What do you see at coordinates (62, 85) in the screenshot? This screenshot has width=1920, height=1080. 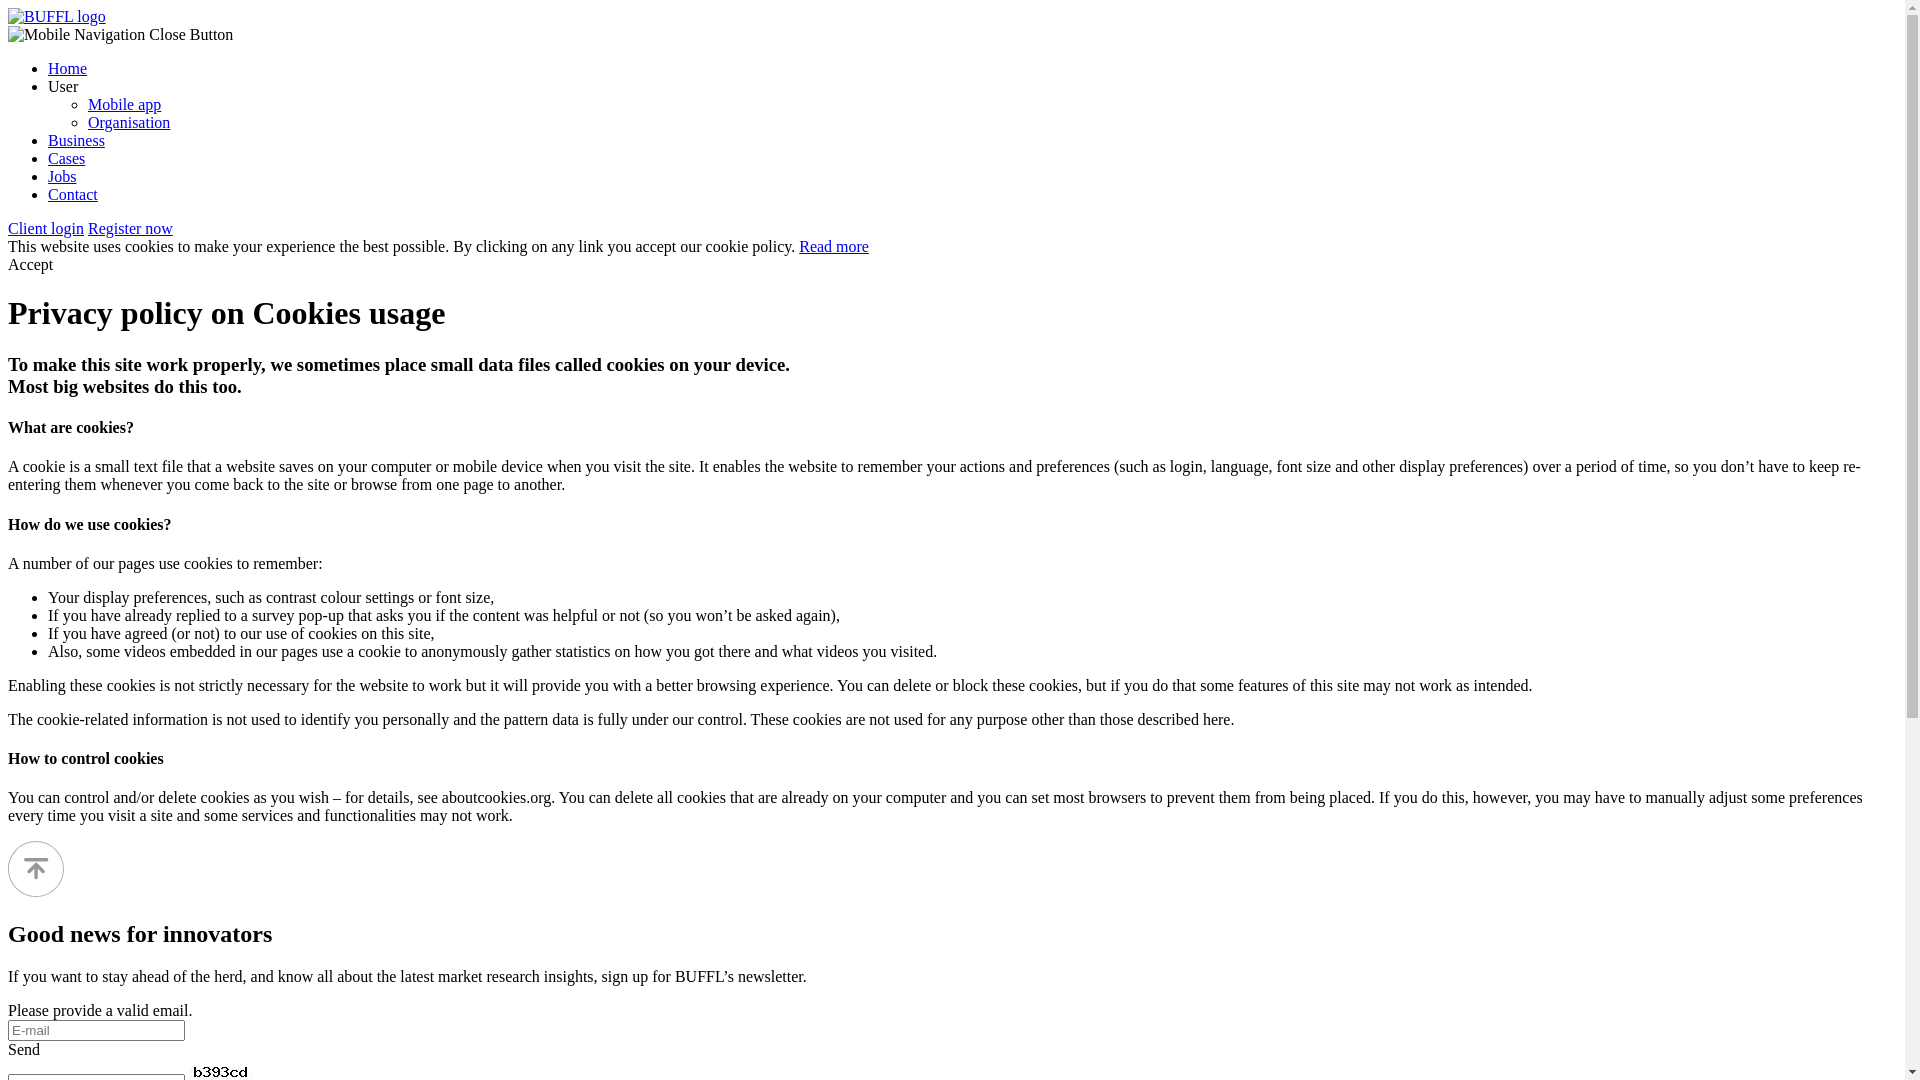 I see `'User'` at bounding box center [62, 85].